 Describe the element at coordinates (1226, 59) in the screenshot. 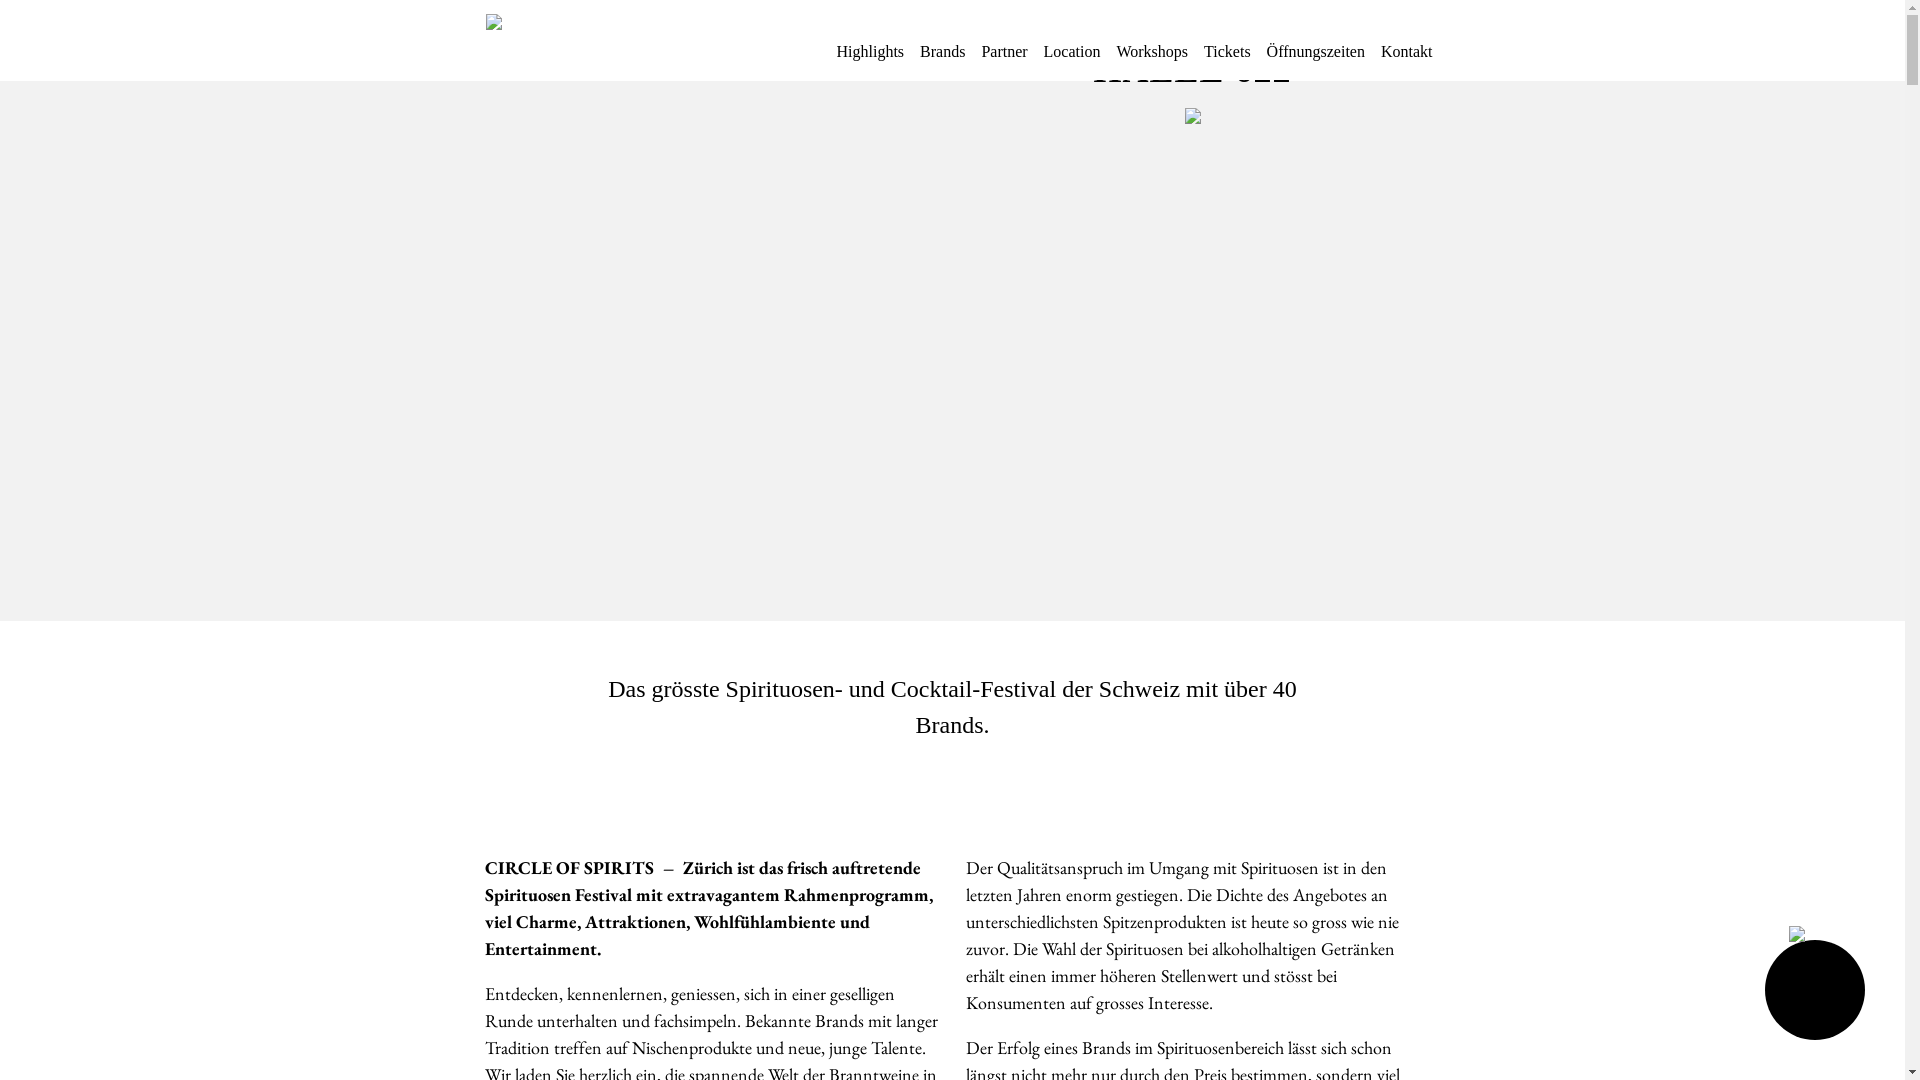

I see `'Tickets'` at that location.